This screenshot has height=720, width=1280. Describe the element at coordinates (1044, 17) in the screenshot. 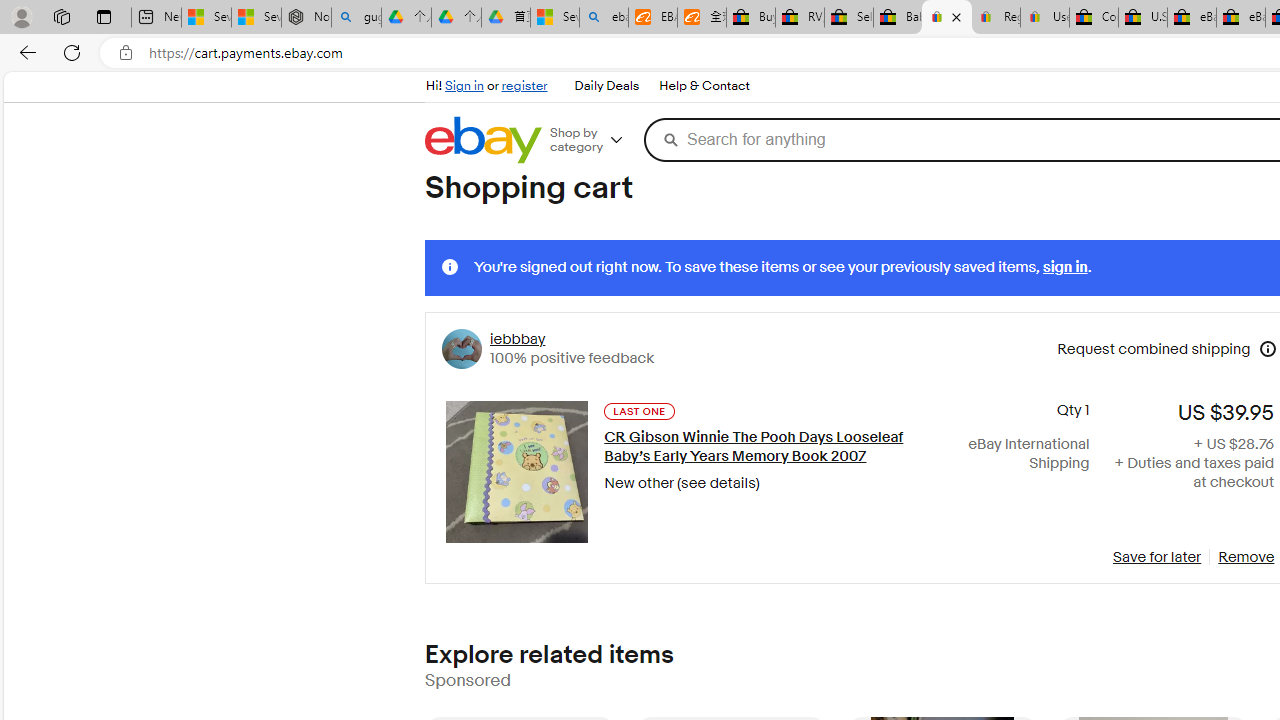

I see `'User Privacy Notice | eBay'` at that location.